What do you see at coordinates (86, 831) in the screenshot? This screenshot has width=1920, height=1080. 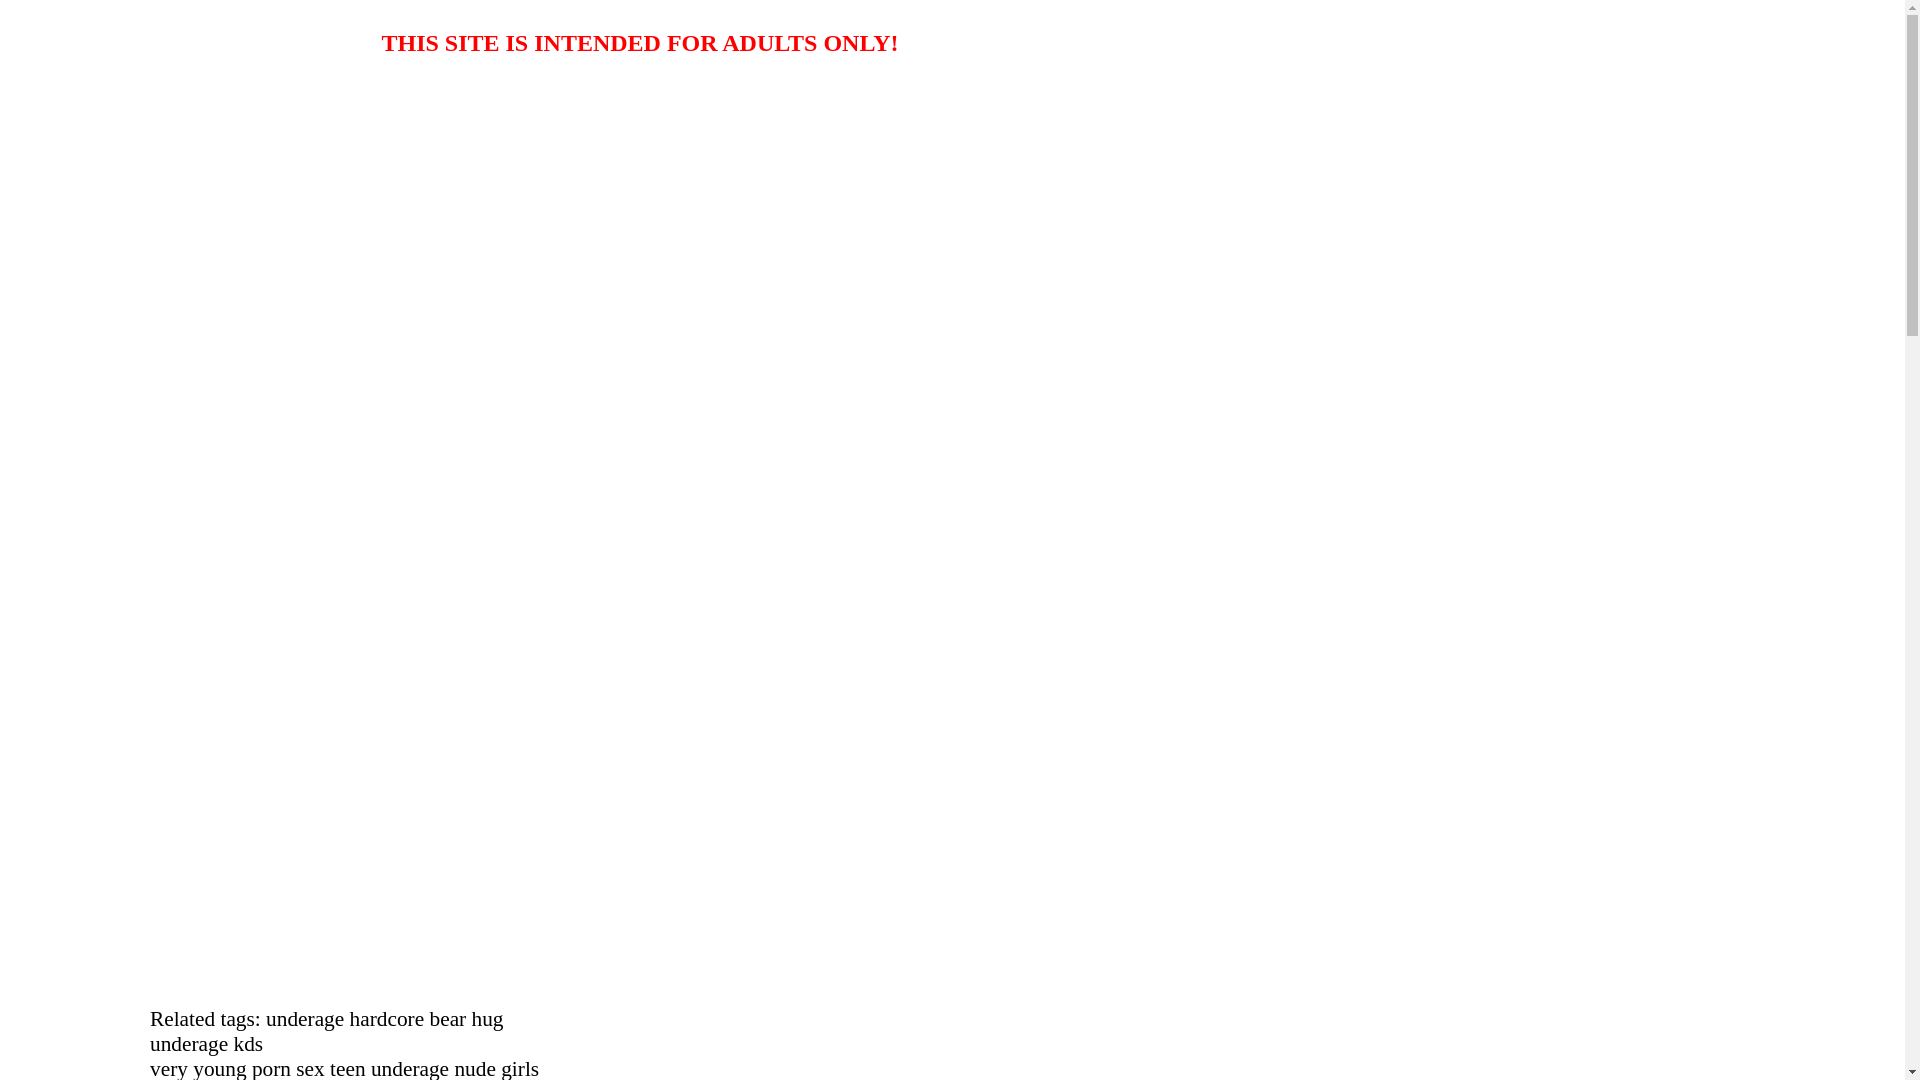 I see `'RSS of the latest trackbacks'` at bounding box center [86, 831].